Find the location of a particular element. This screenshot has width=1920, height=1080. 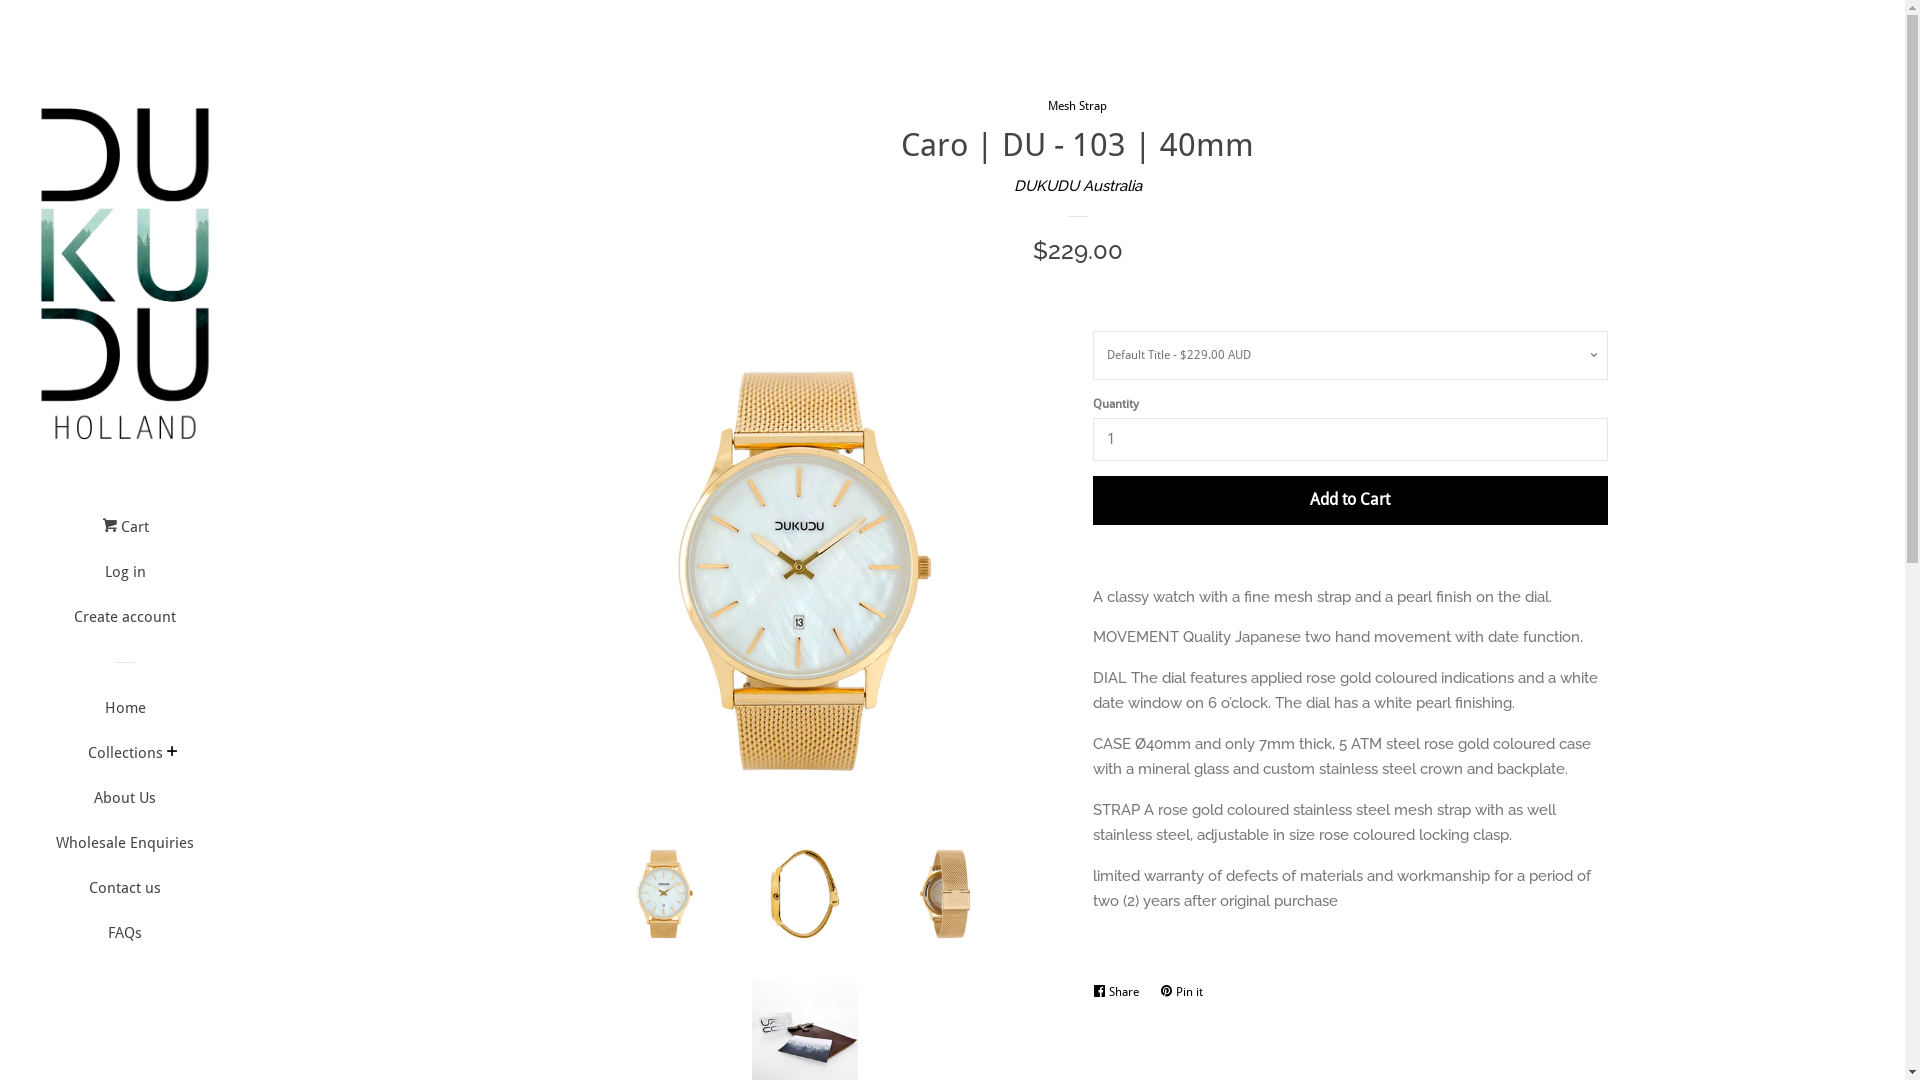

'Pin it is located at coordinates (1186, 991).